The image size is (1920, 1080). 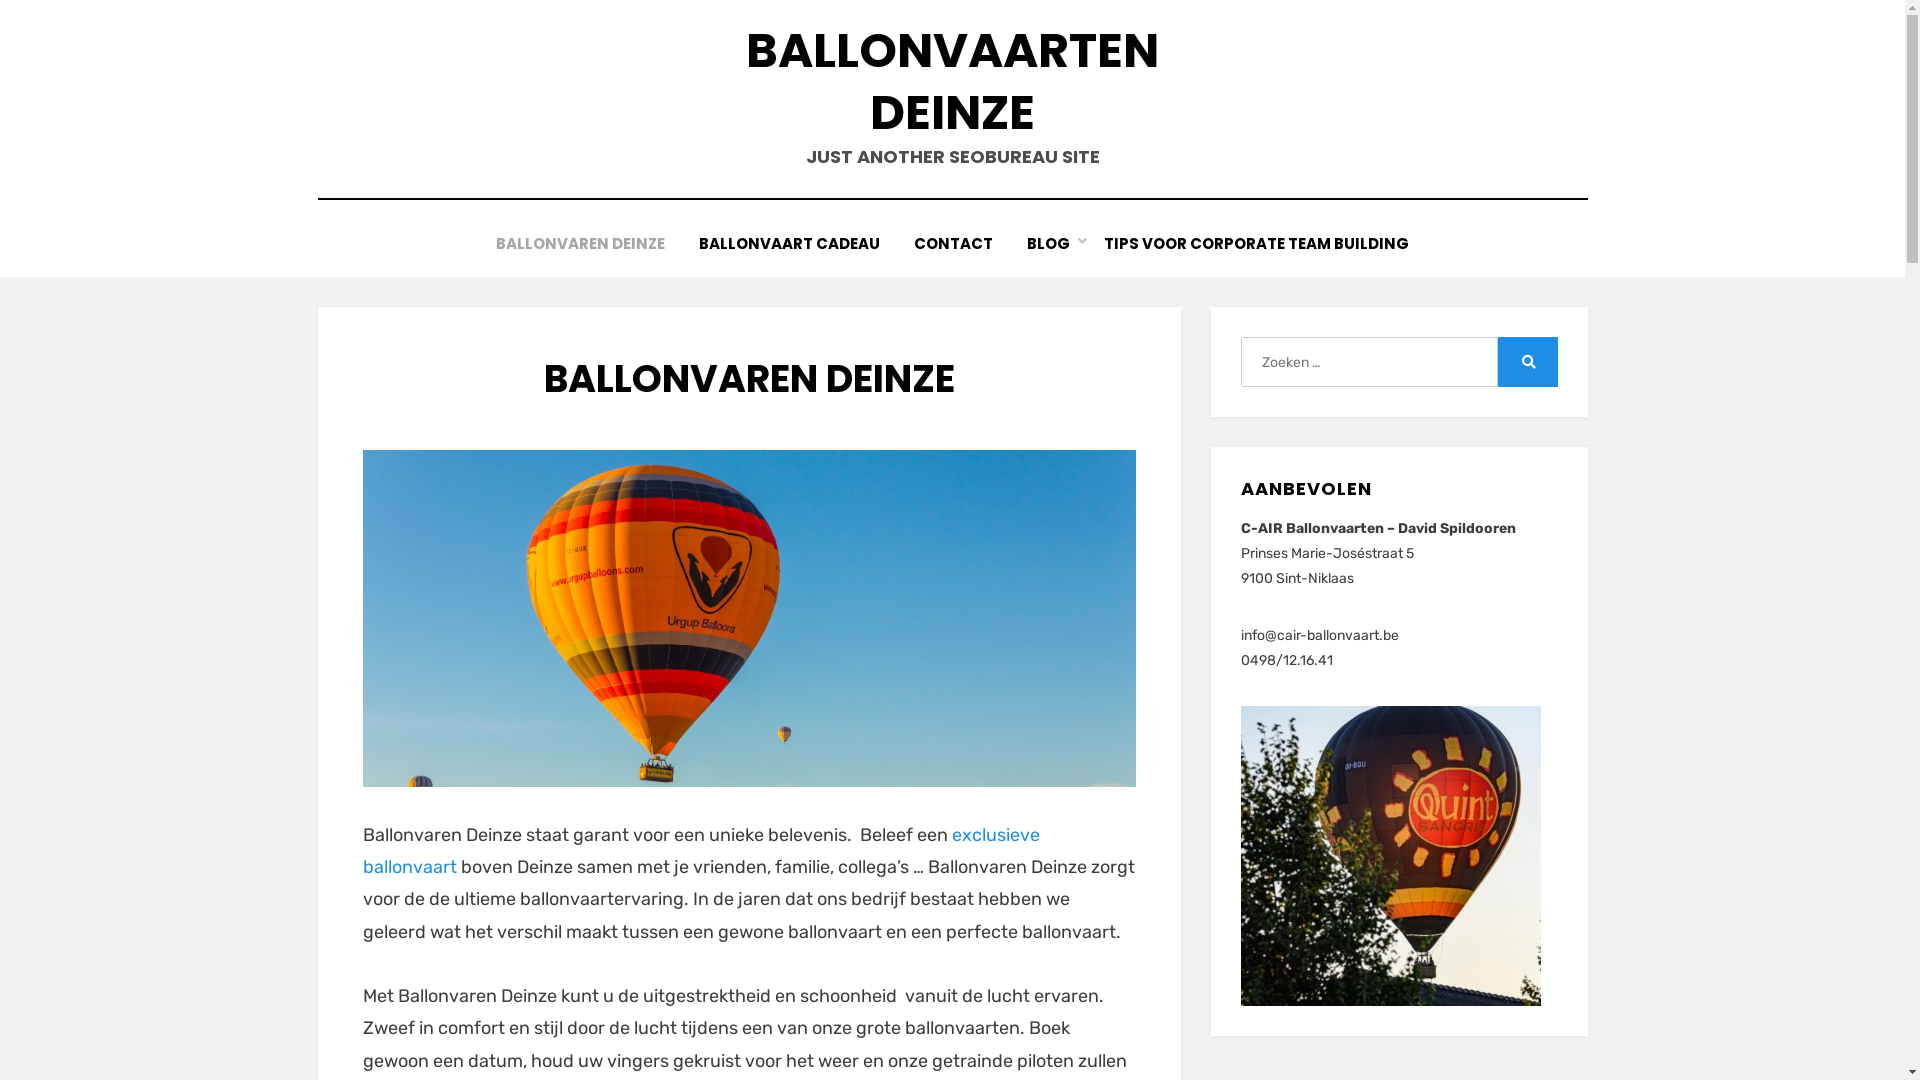 I want to click on 'BALLONVAART CADEAU', so click(x=788, y=242).